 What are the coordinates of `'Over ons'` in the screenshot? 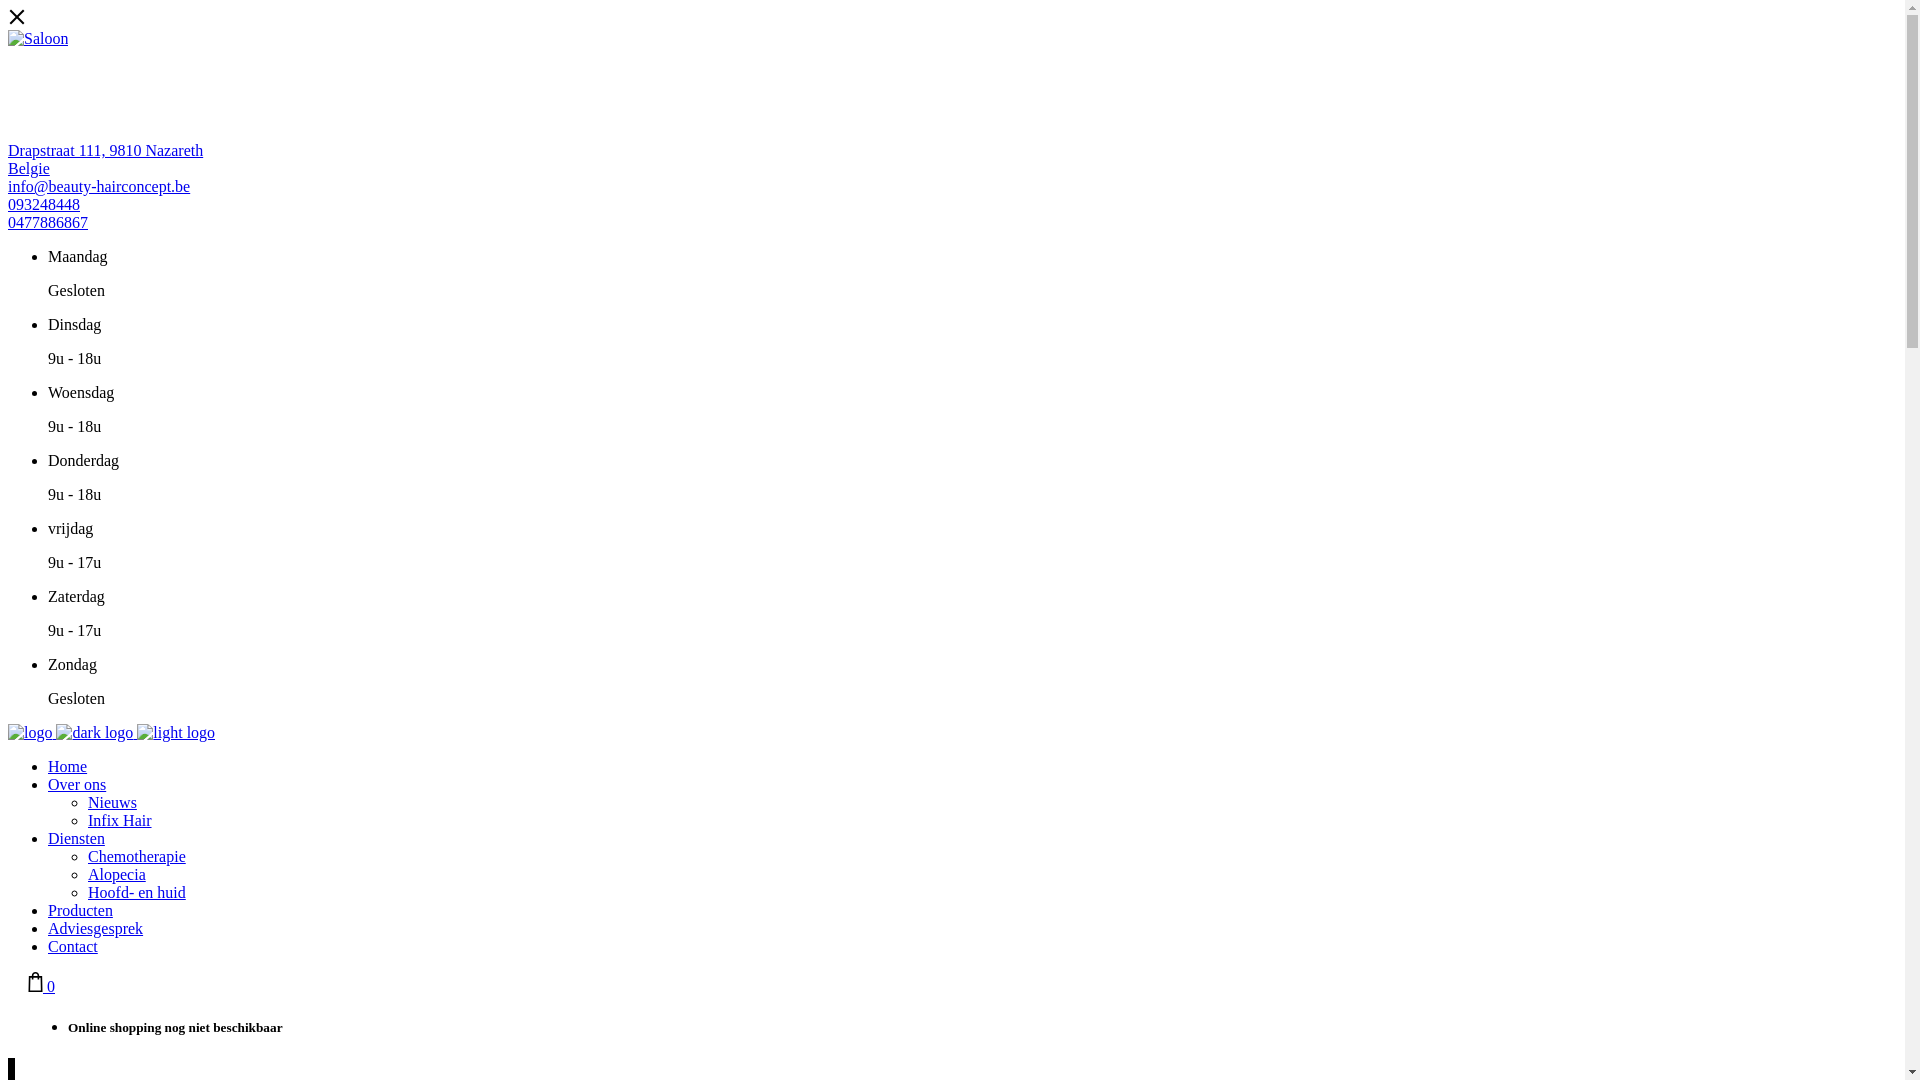 It's located at (76, 783).